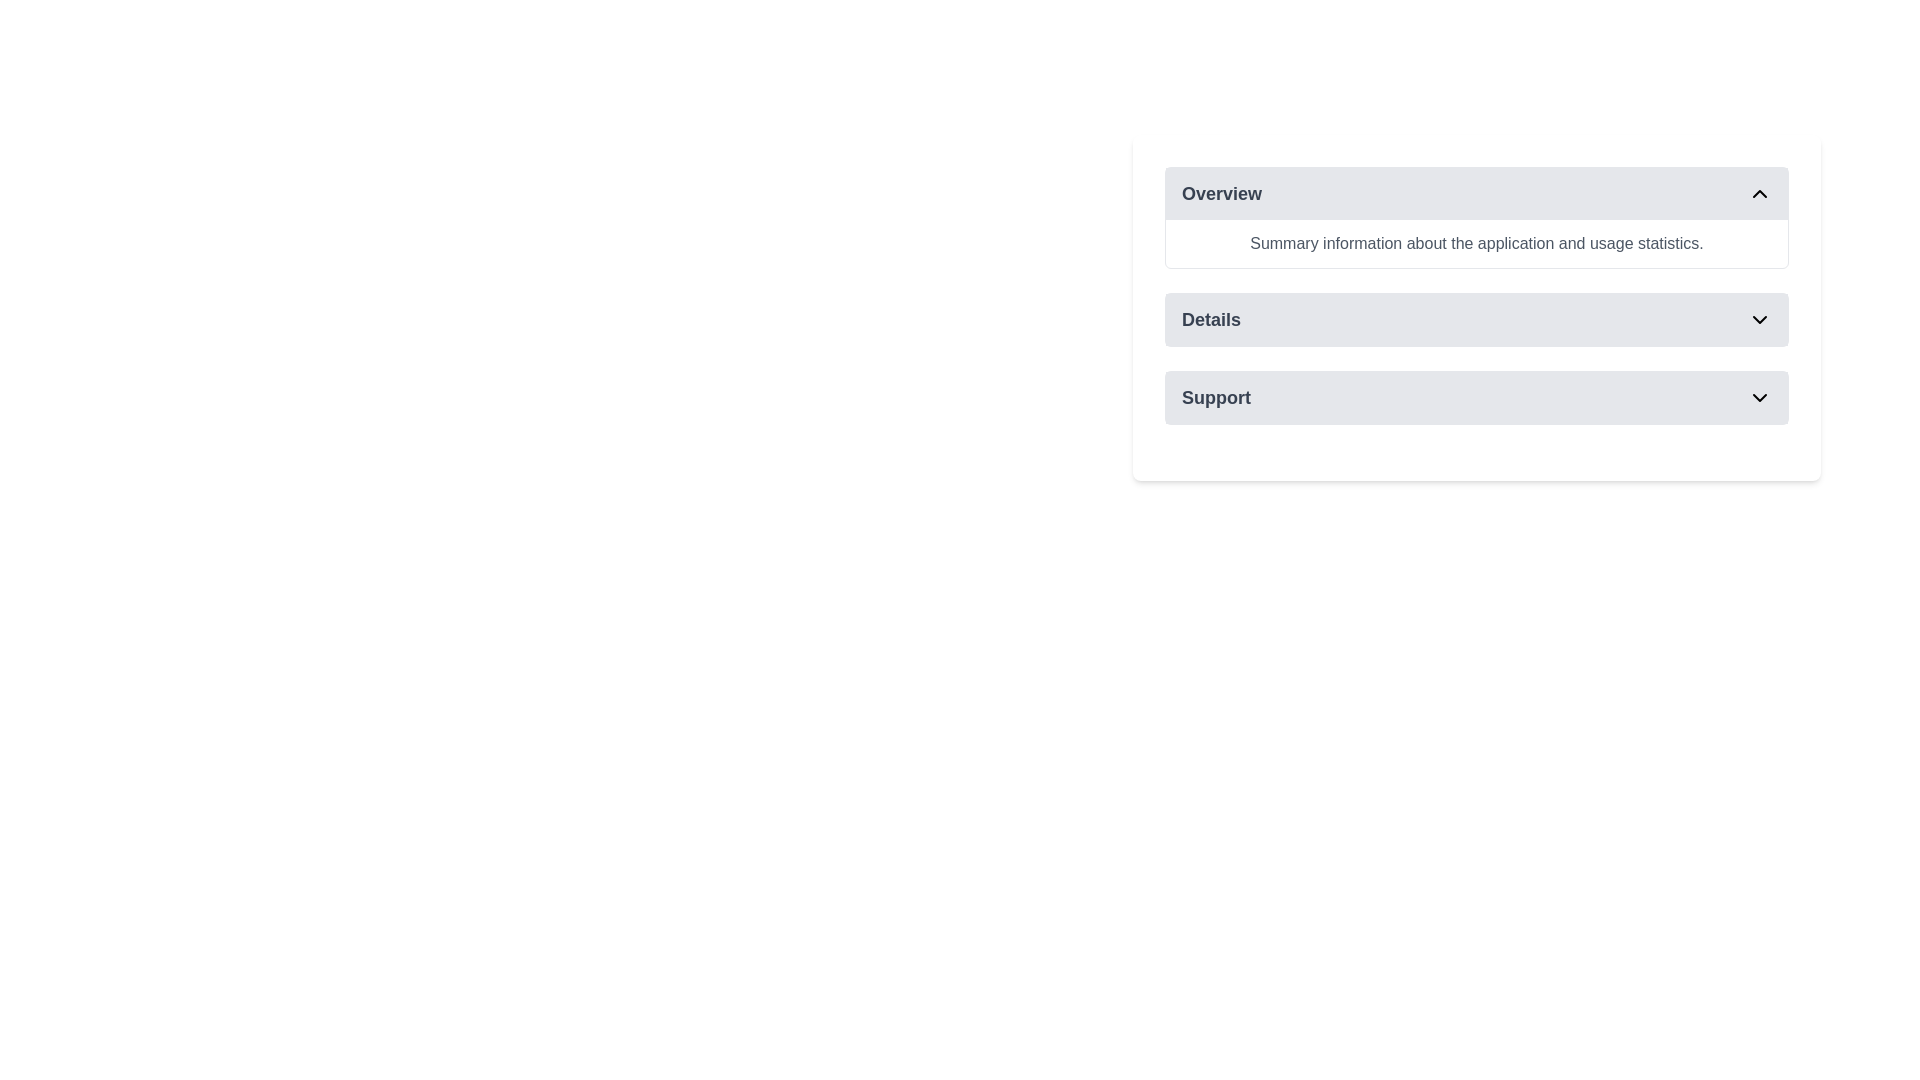  I want to click on the 'Details' collapsible section header to prepare for navigation or interaction, so click(1477, 308).